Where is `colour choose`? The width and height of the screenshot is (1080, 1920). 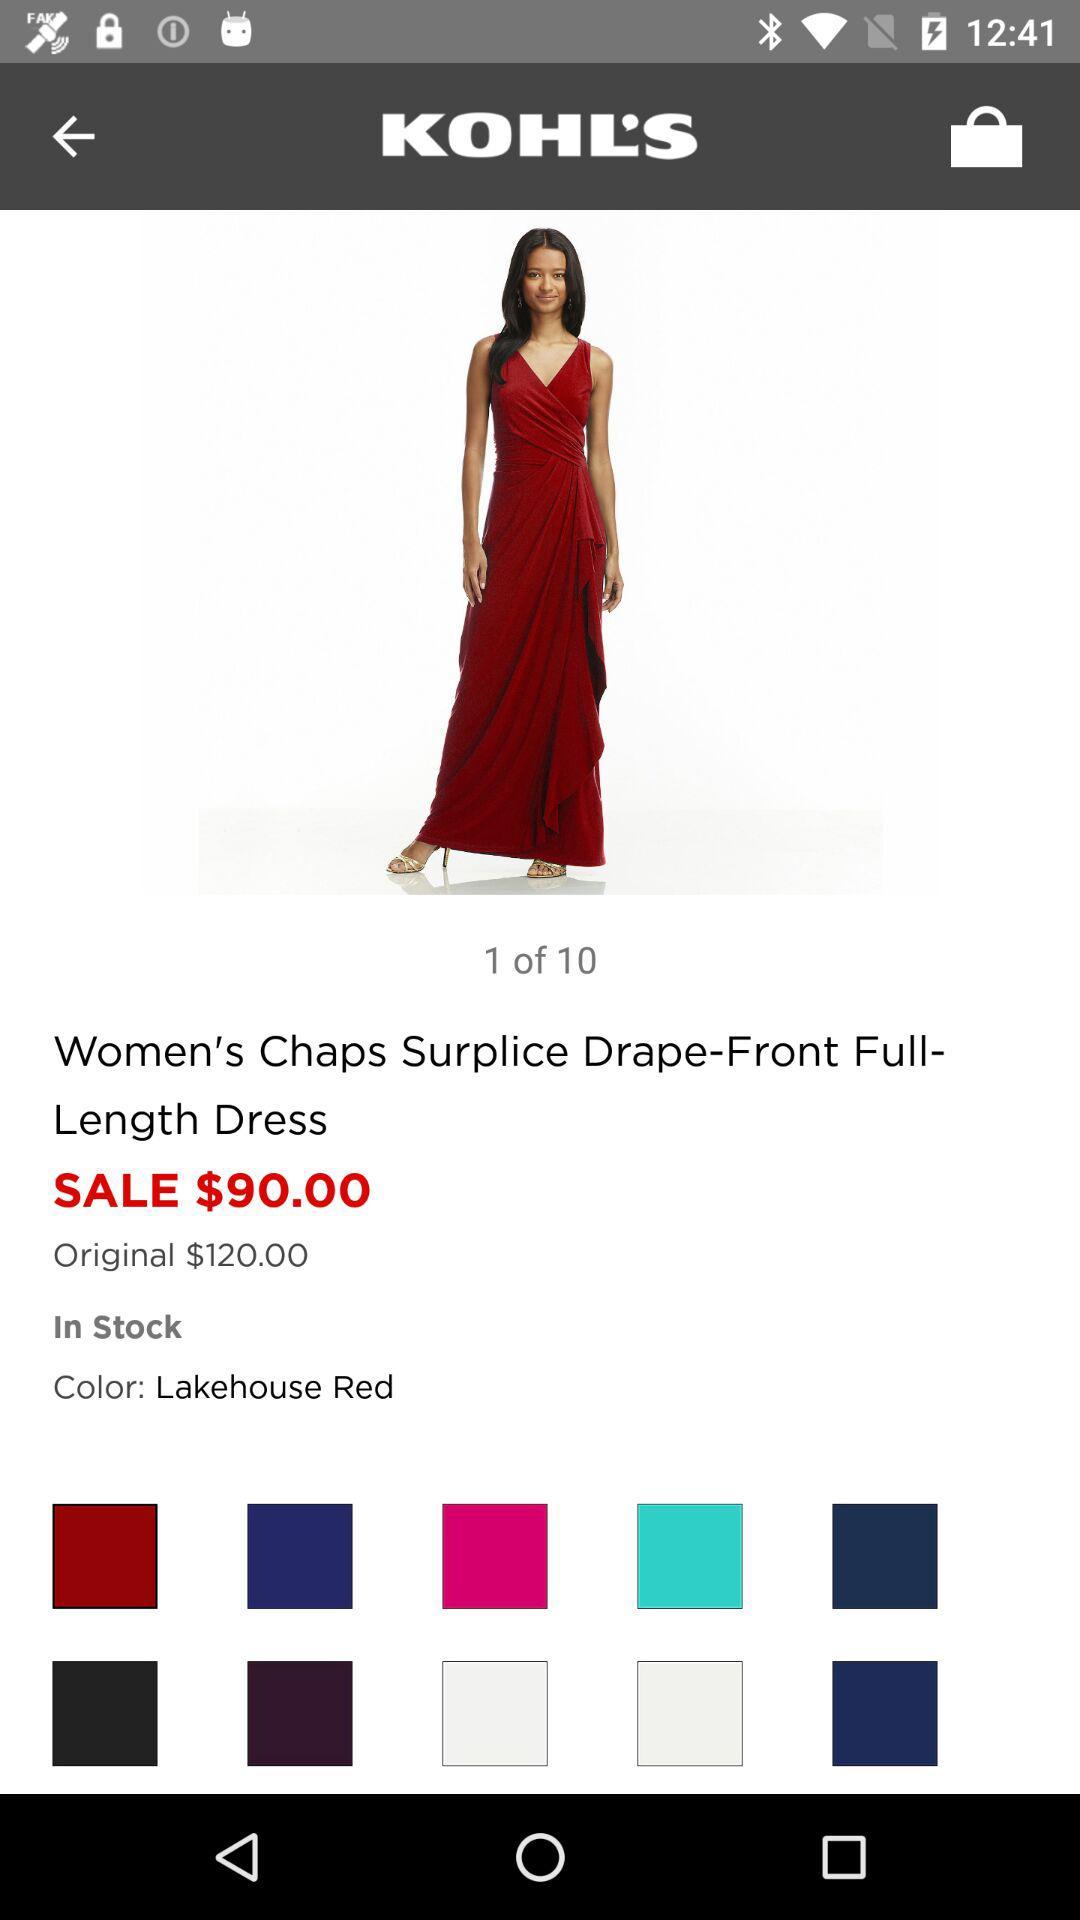
colour choose is located at coordinates (883, 1555).